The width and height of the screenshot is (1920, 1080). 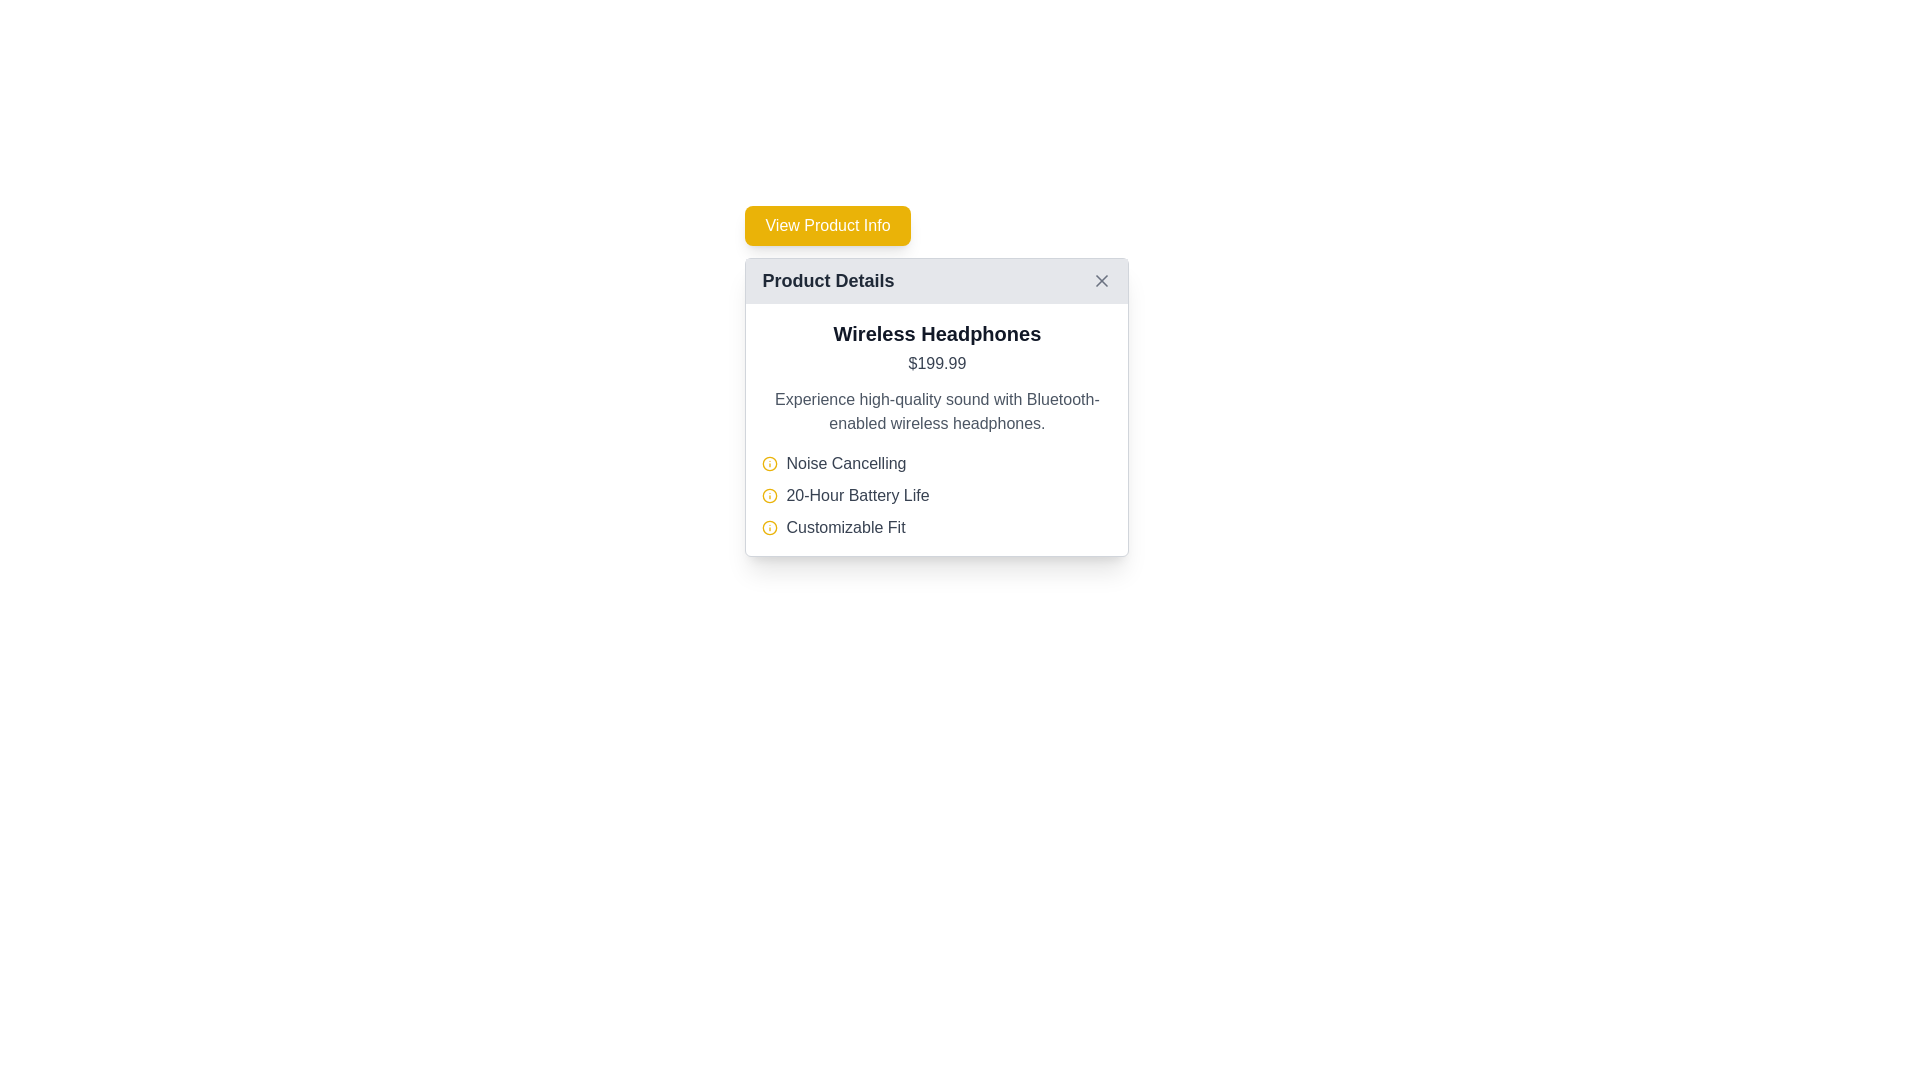 I want to click on the yellow circular icon with an 'i' symbol located to the left of the 'Customizable Fit' label, so click(x=769, y=527).